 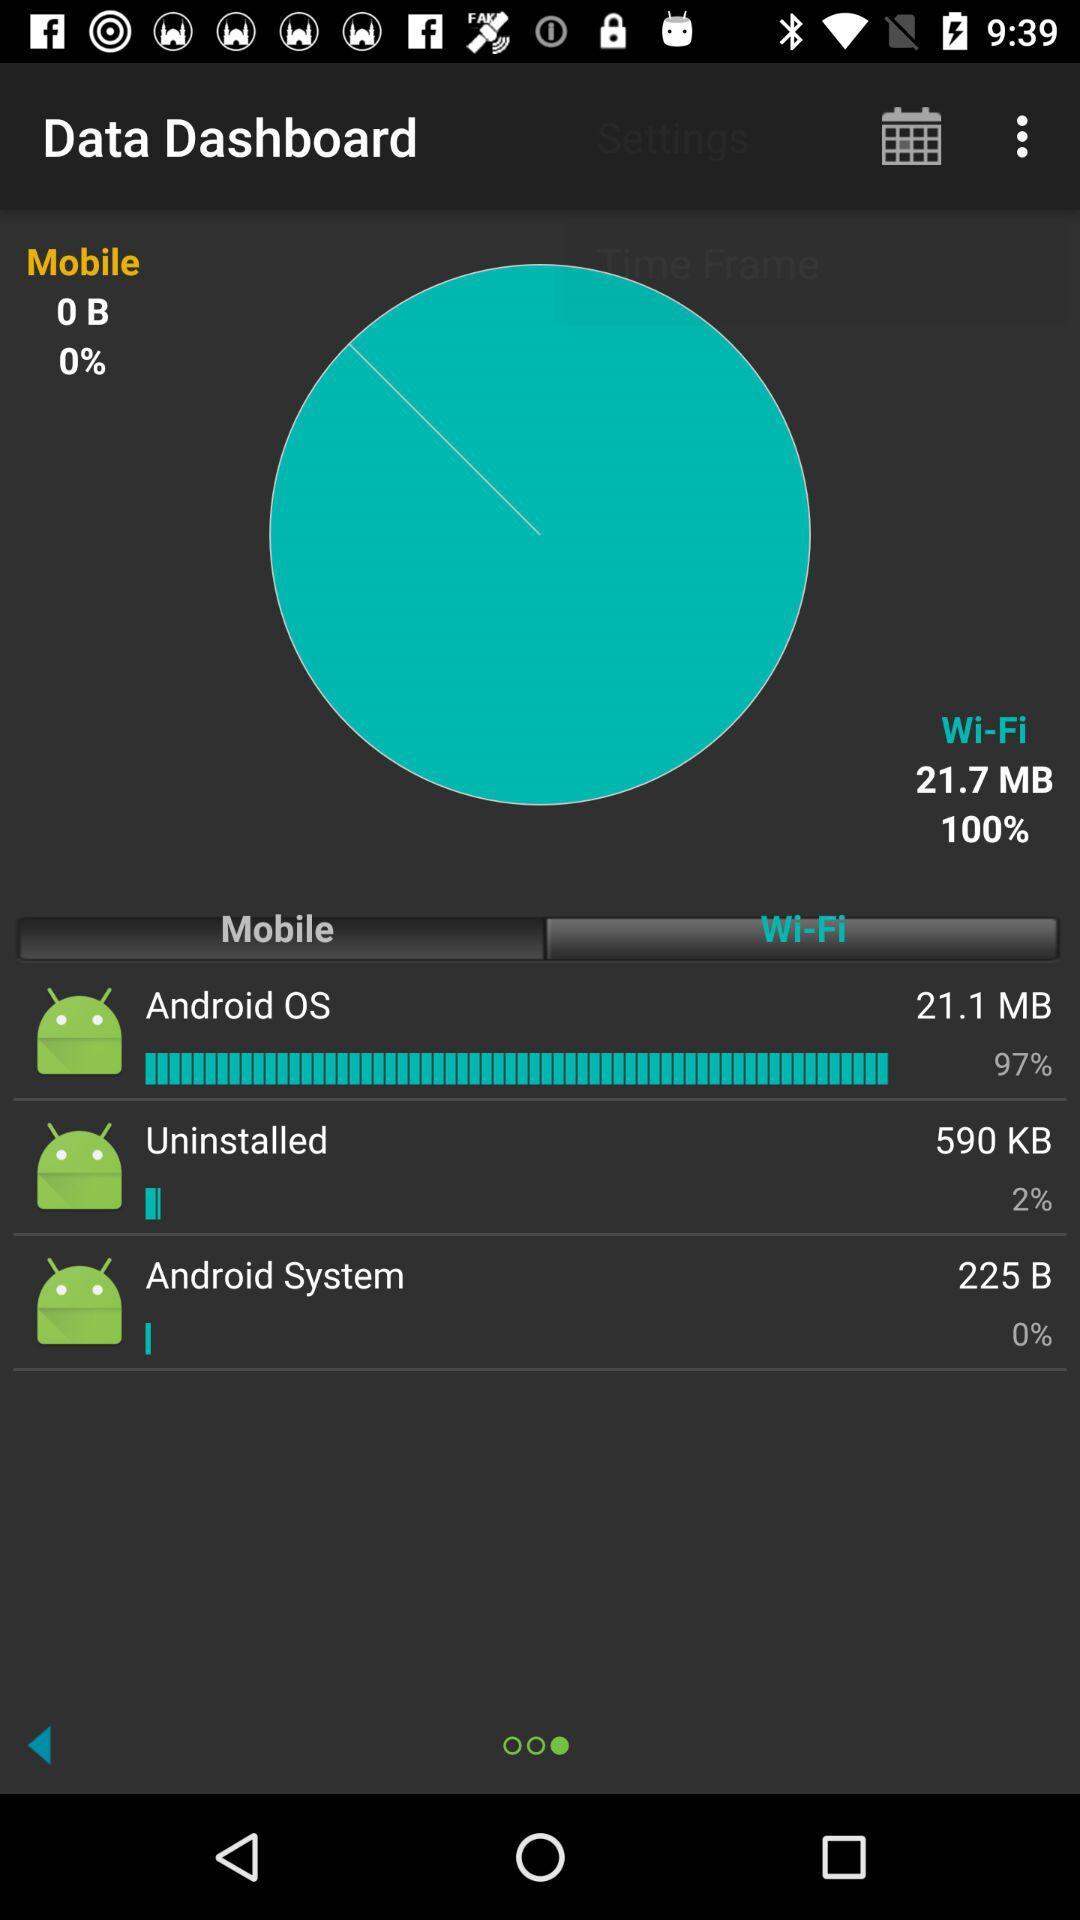 What do you see at coordinates (1032, 1198) in the screenshot?
I see `app next to uninstalled icon` at bounding box center [1032, 1198].